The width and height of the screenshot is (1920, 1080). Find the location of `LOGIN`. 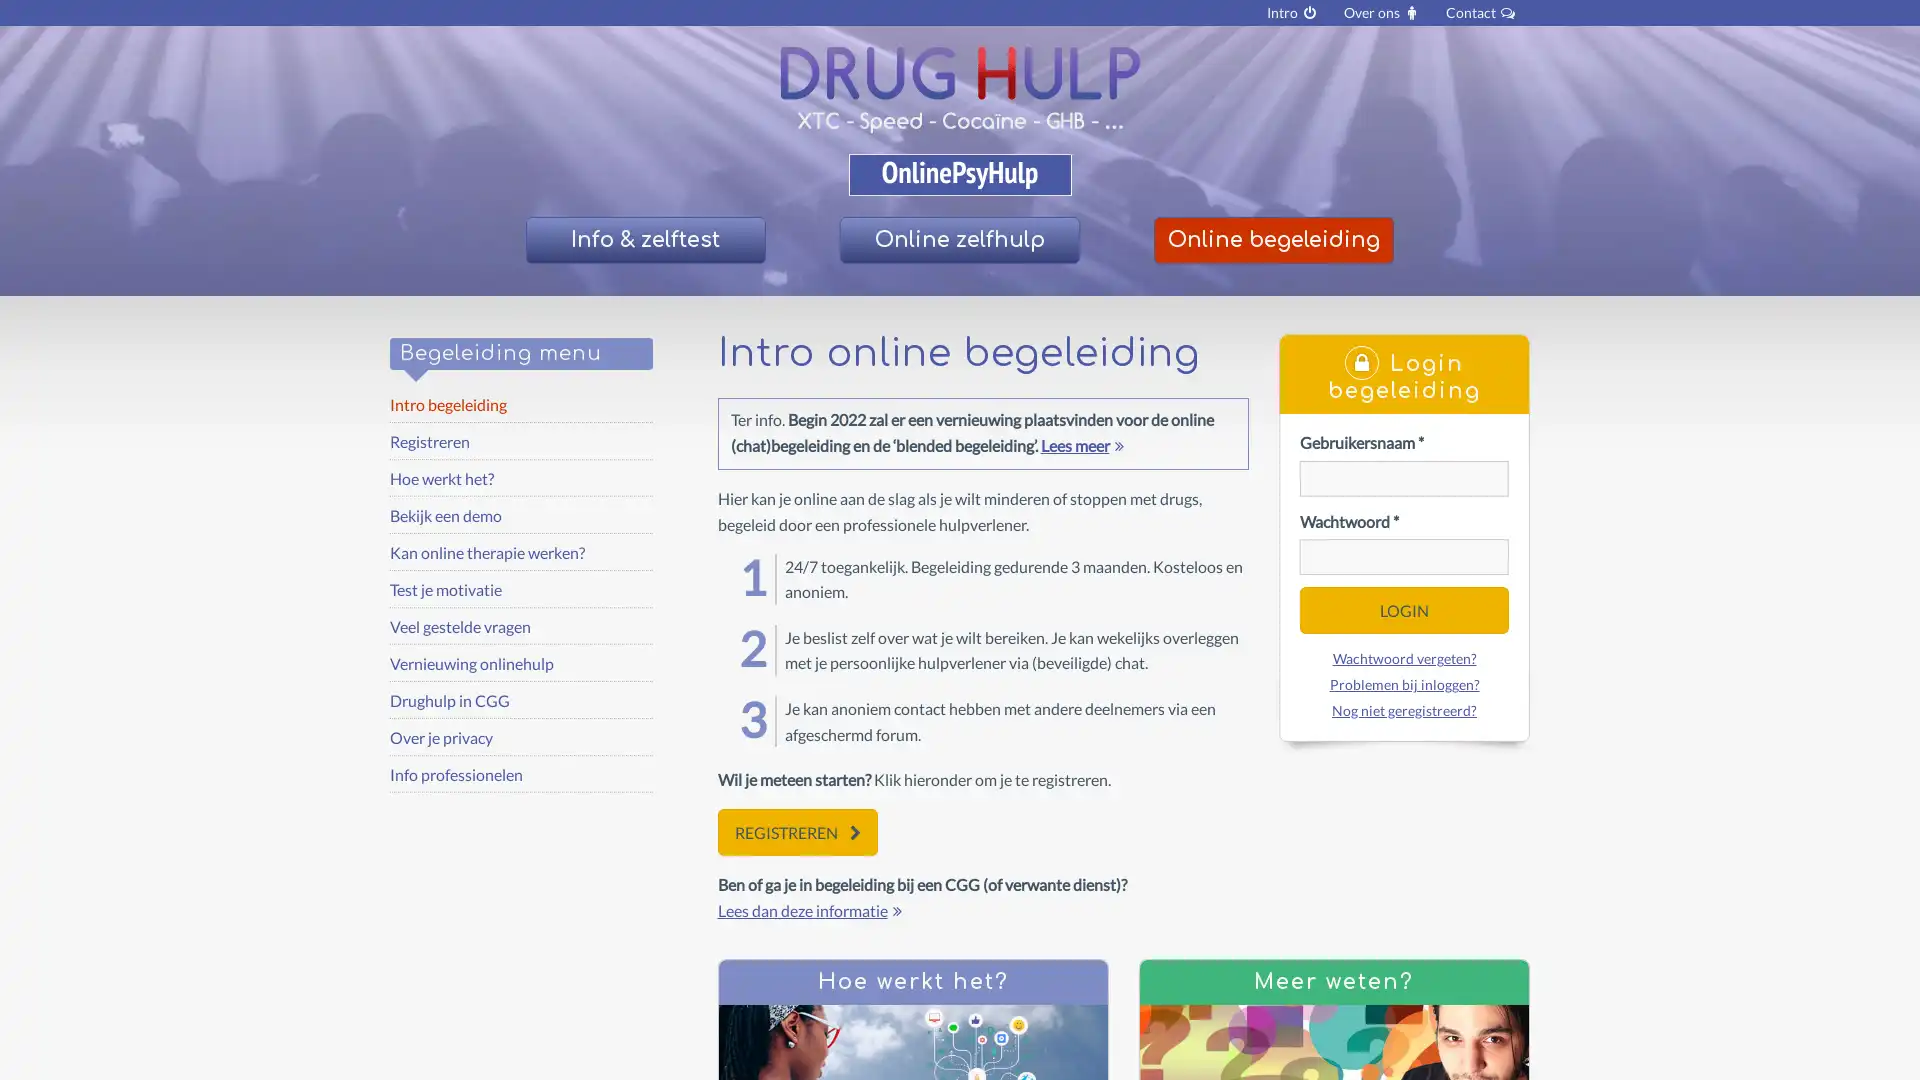

LOGIN is located at coordinates (1402, 608).